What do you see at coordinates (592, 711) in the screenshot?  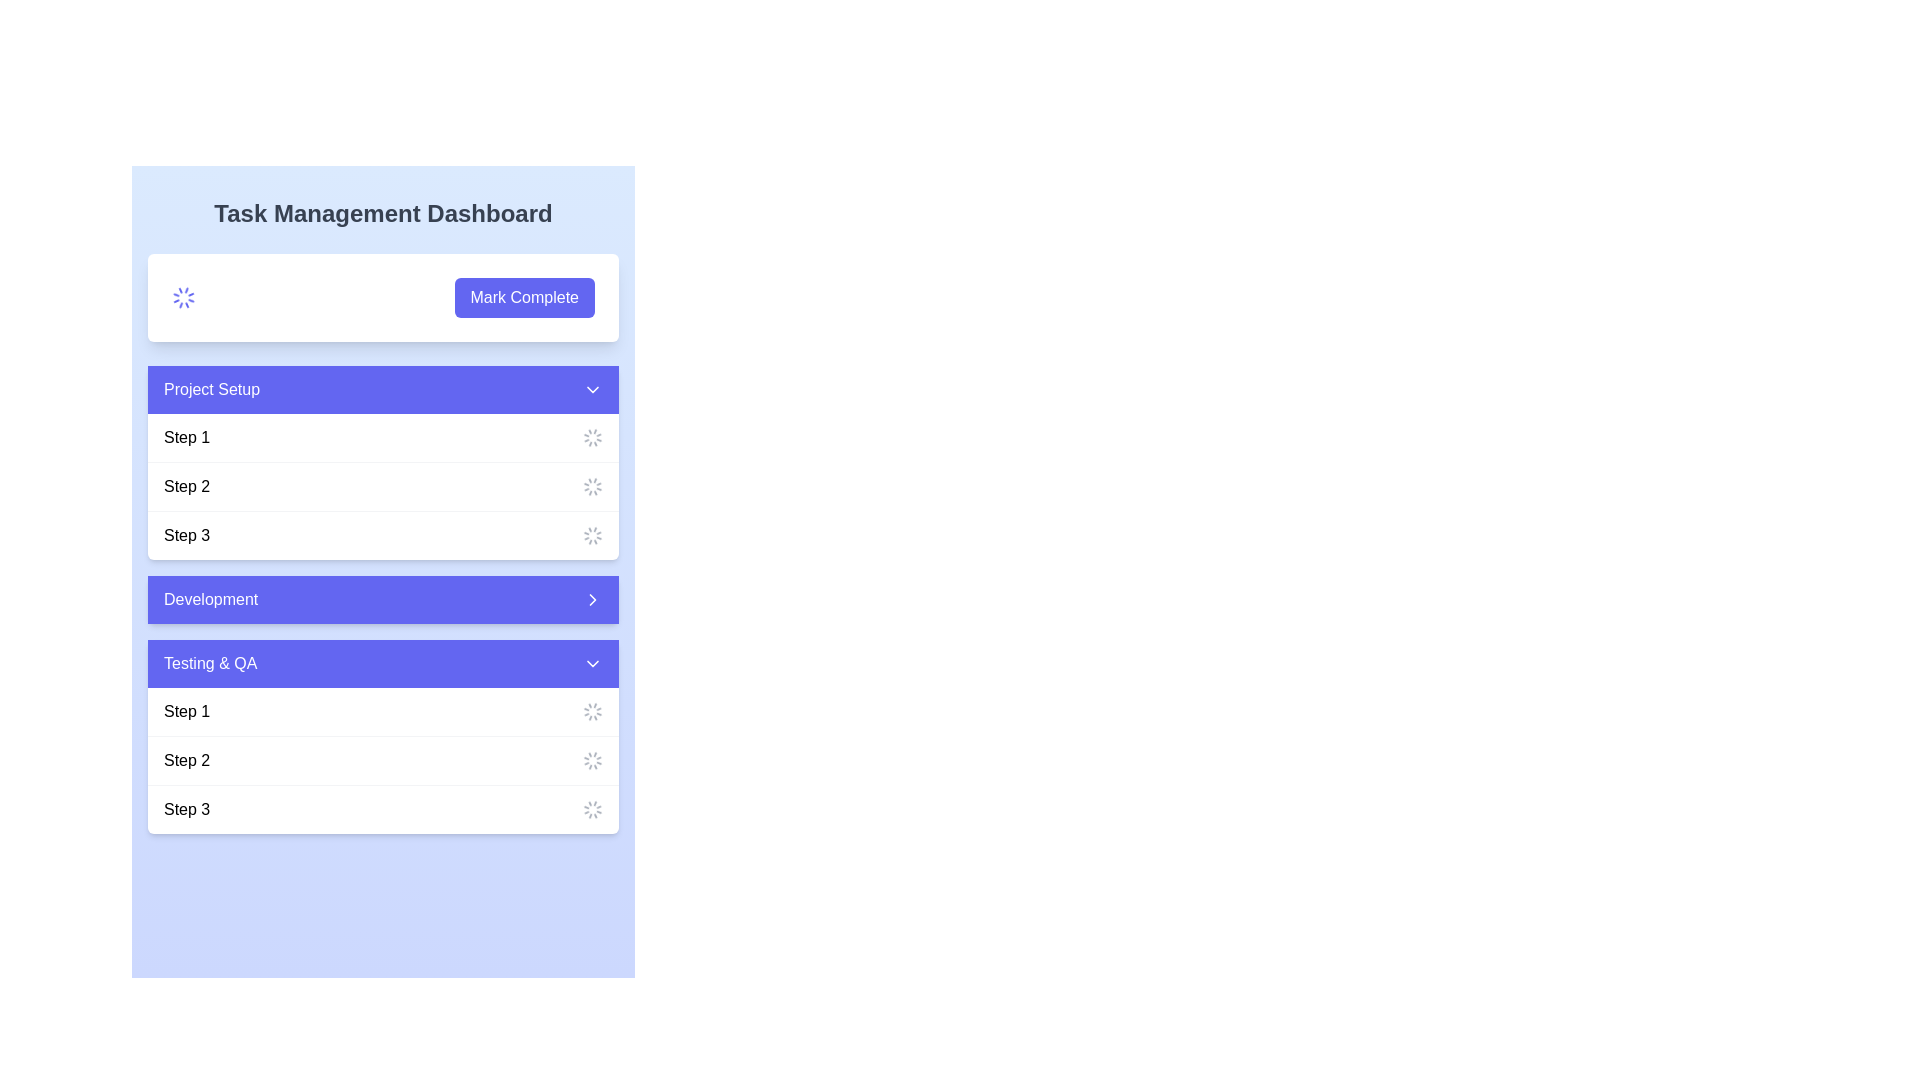 I see `the Loader icon indicating the status of the ongoing operation for 'Step 1' in the 'Testing & QA' section` at bounding box center [592, 711].